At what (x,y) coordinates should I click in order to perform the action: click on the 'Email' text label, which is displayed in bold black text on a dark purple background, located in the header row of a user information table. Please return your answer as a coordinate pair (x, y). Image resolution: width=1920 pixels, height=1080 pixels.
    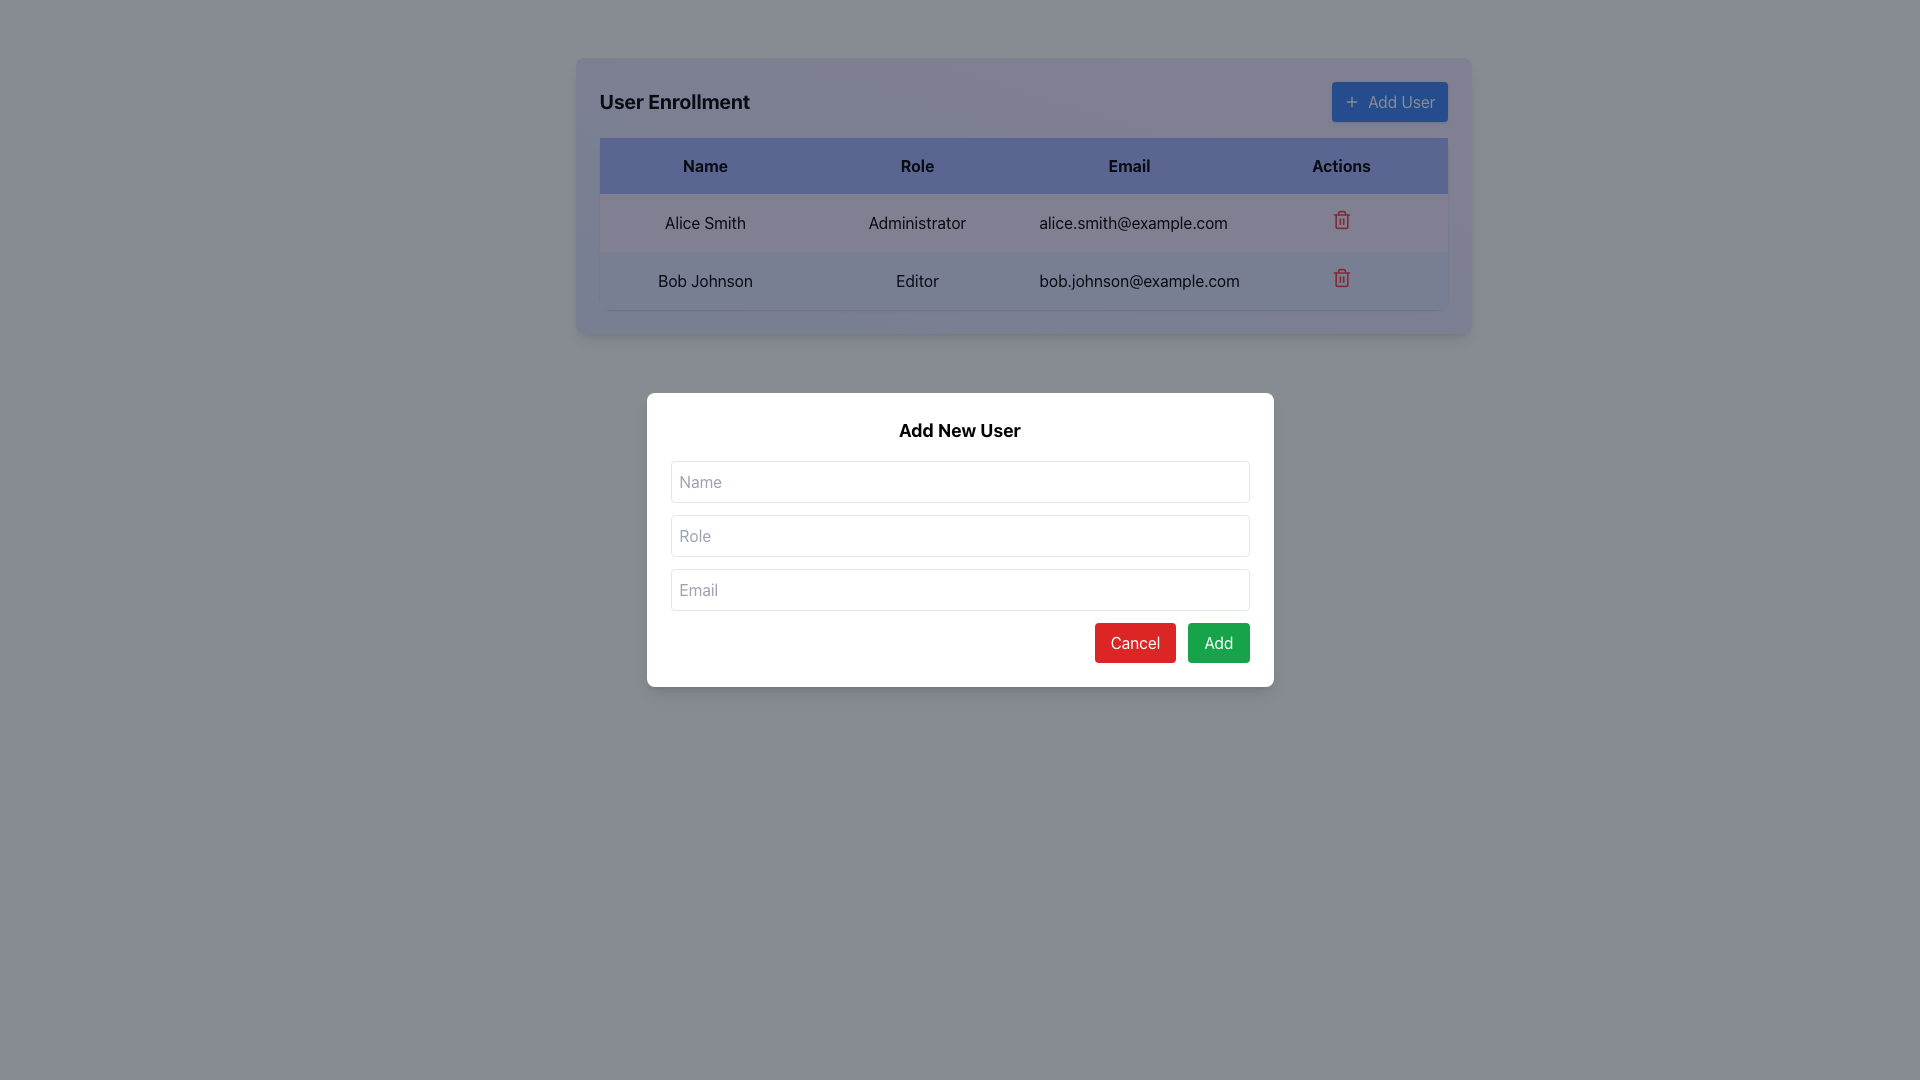
    Looking at the image, I should click on (1129, 164).